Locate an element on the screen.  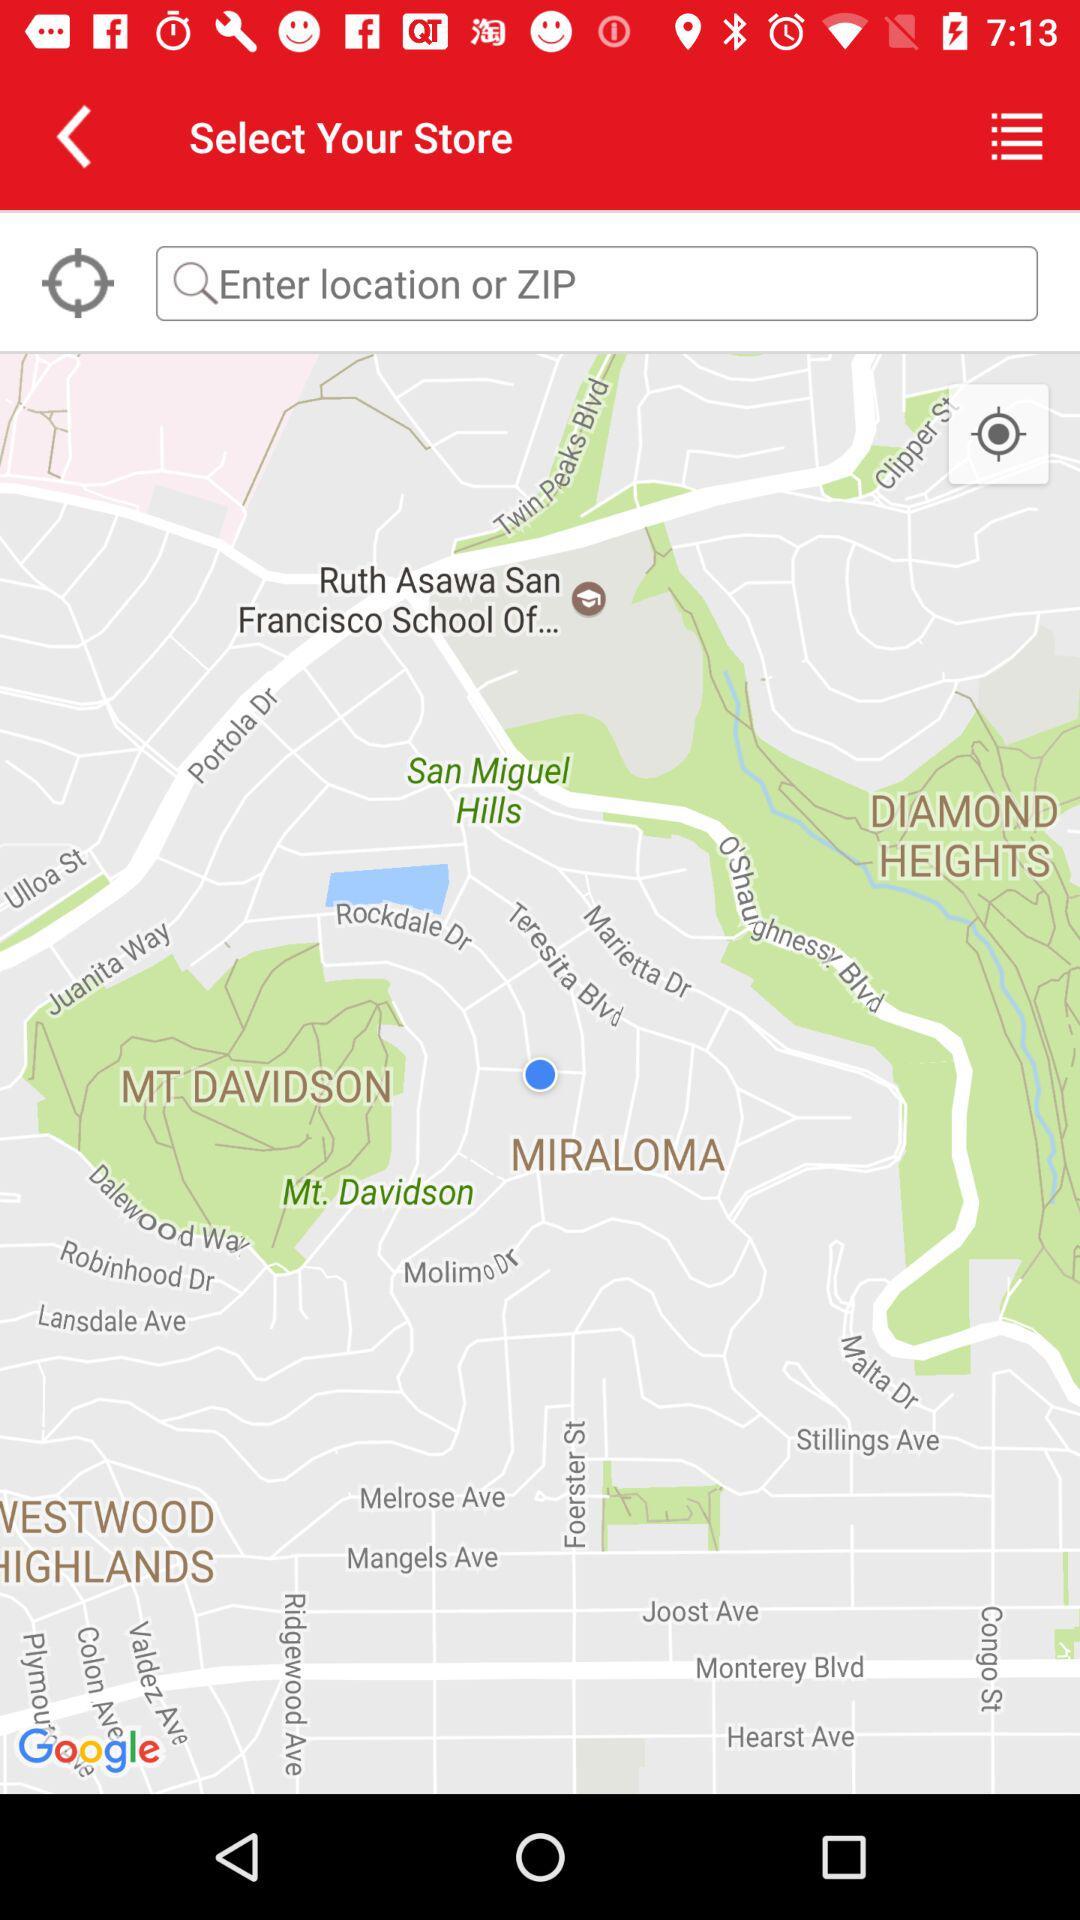
the icon next to the select your store is located at coordinates (72, 135).